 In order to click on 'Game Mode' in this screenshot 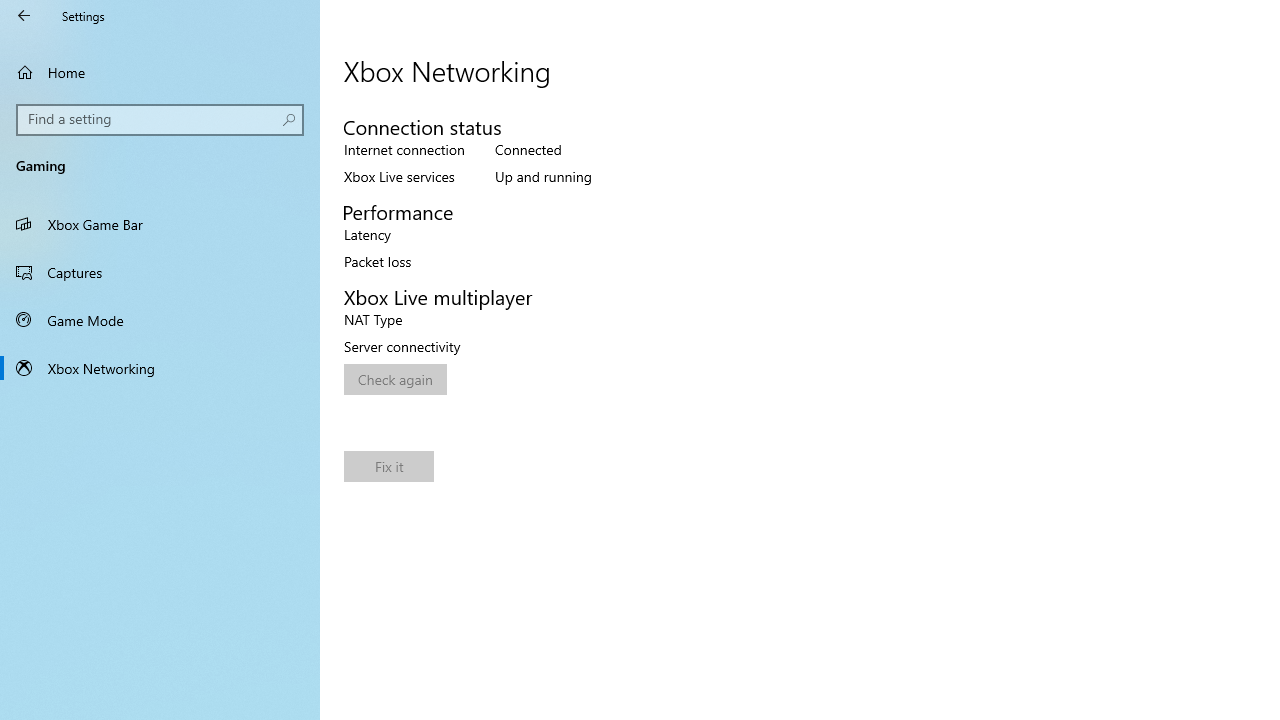, I will do `click(160, 319)`.